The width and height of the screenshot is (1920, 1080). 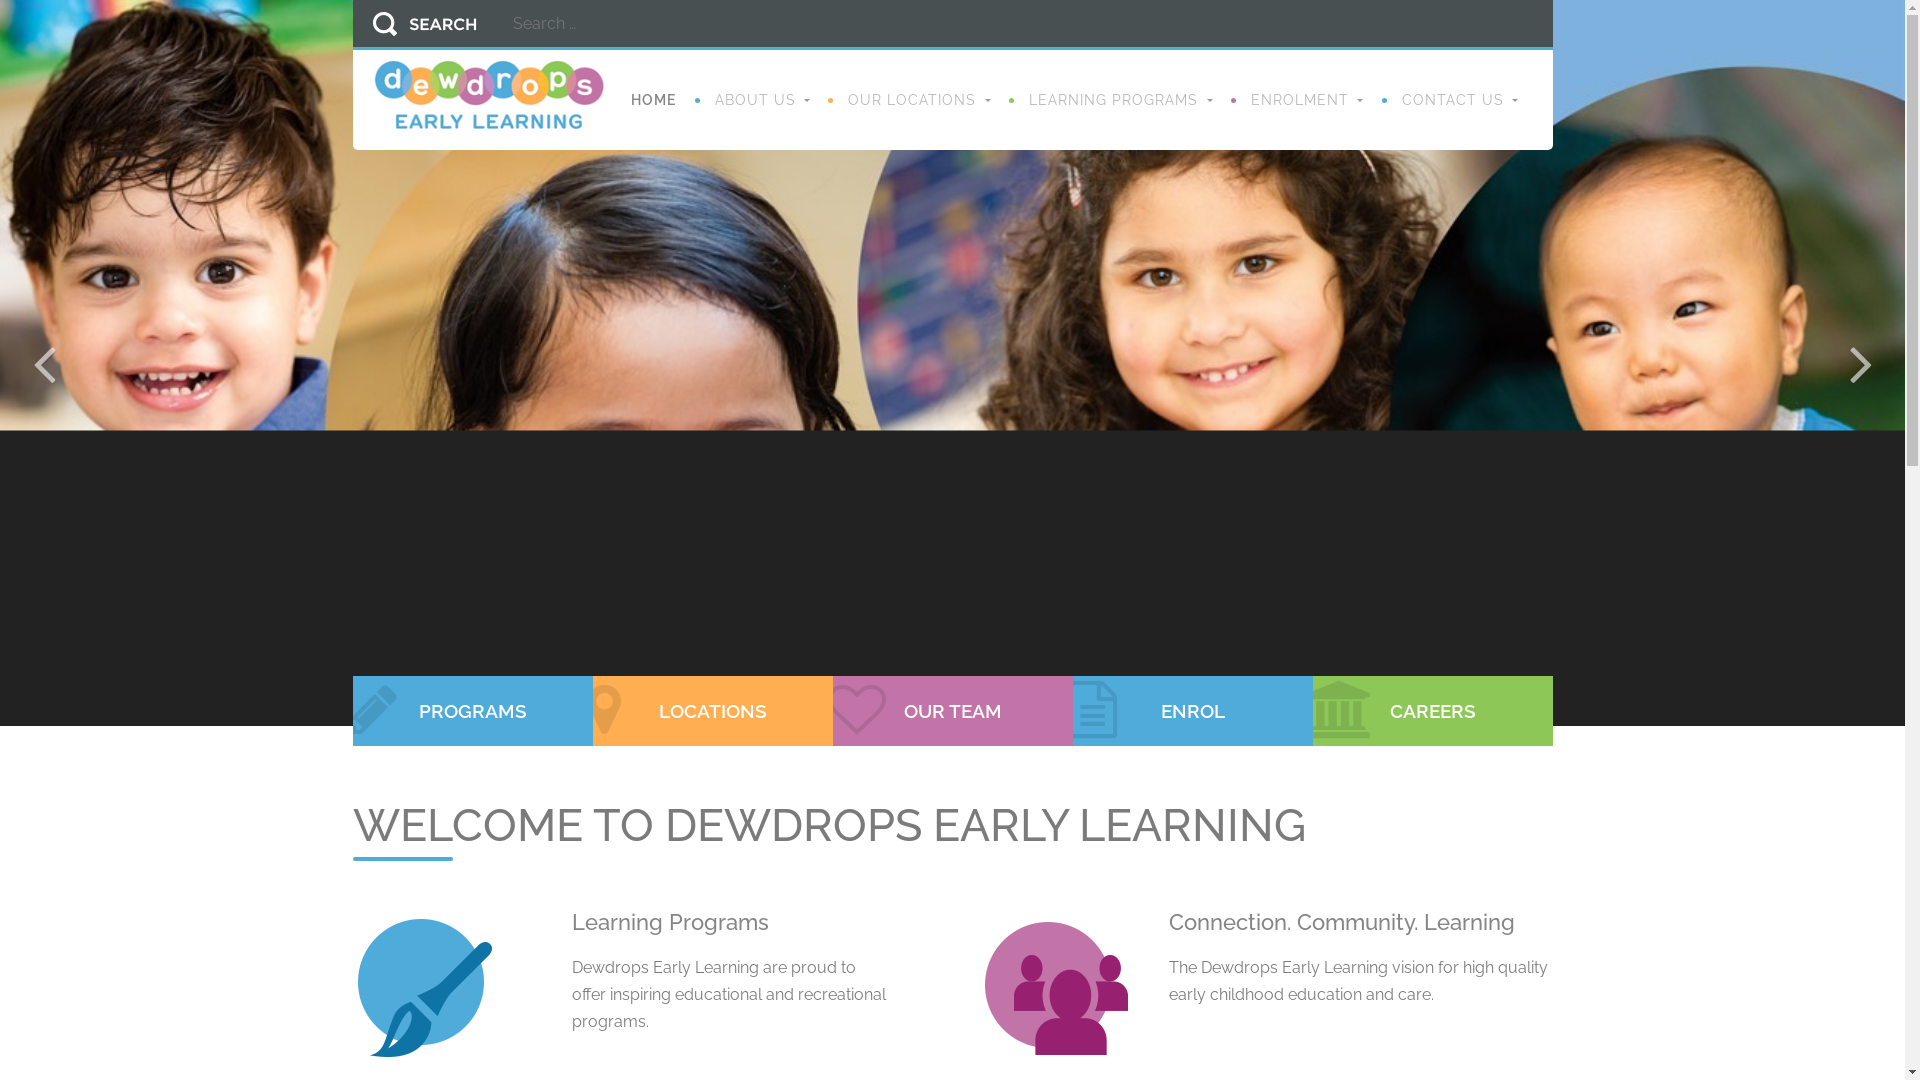 I want to click on 'Dewdrops Early Learning', so click(x=488, y=94).